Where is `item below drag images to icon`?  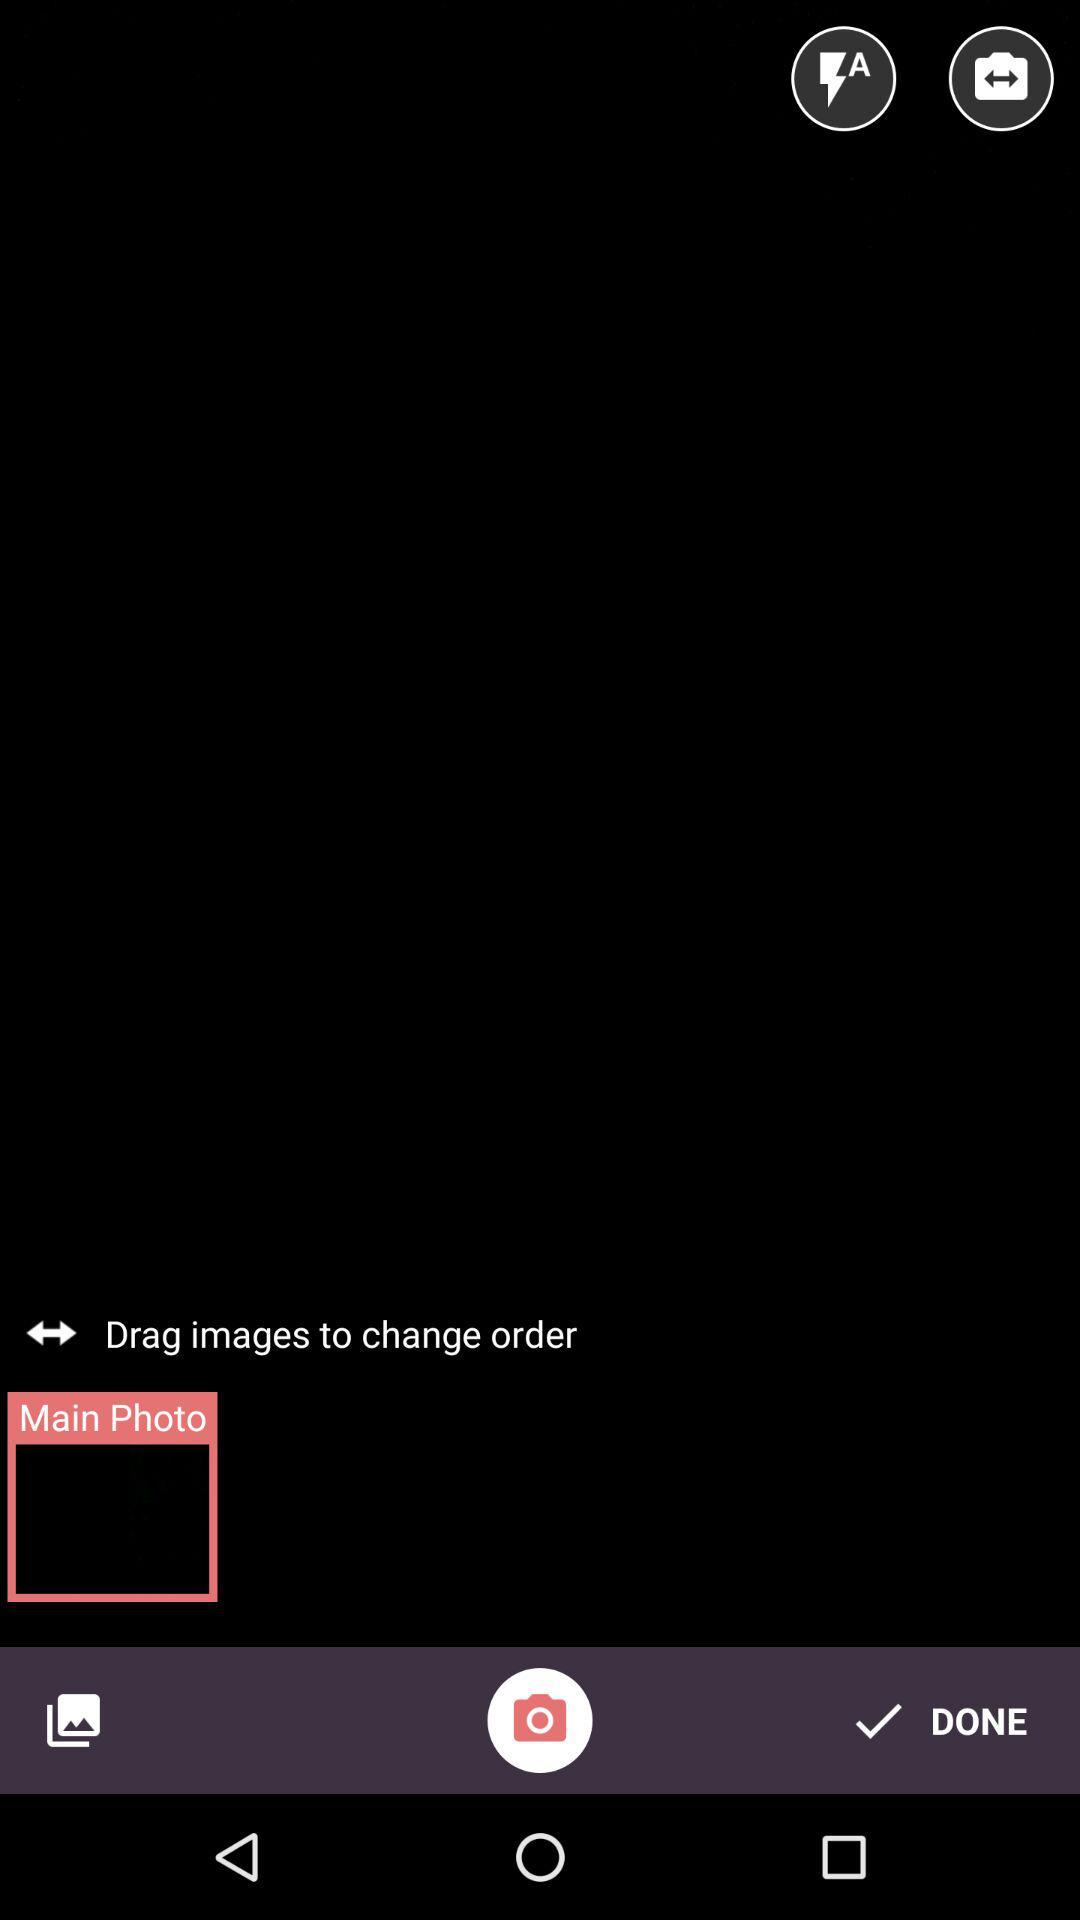
item below drag images to icon is located at coordinates (540, 1719).